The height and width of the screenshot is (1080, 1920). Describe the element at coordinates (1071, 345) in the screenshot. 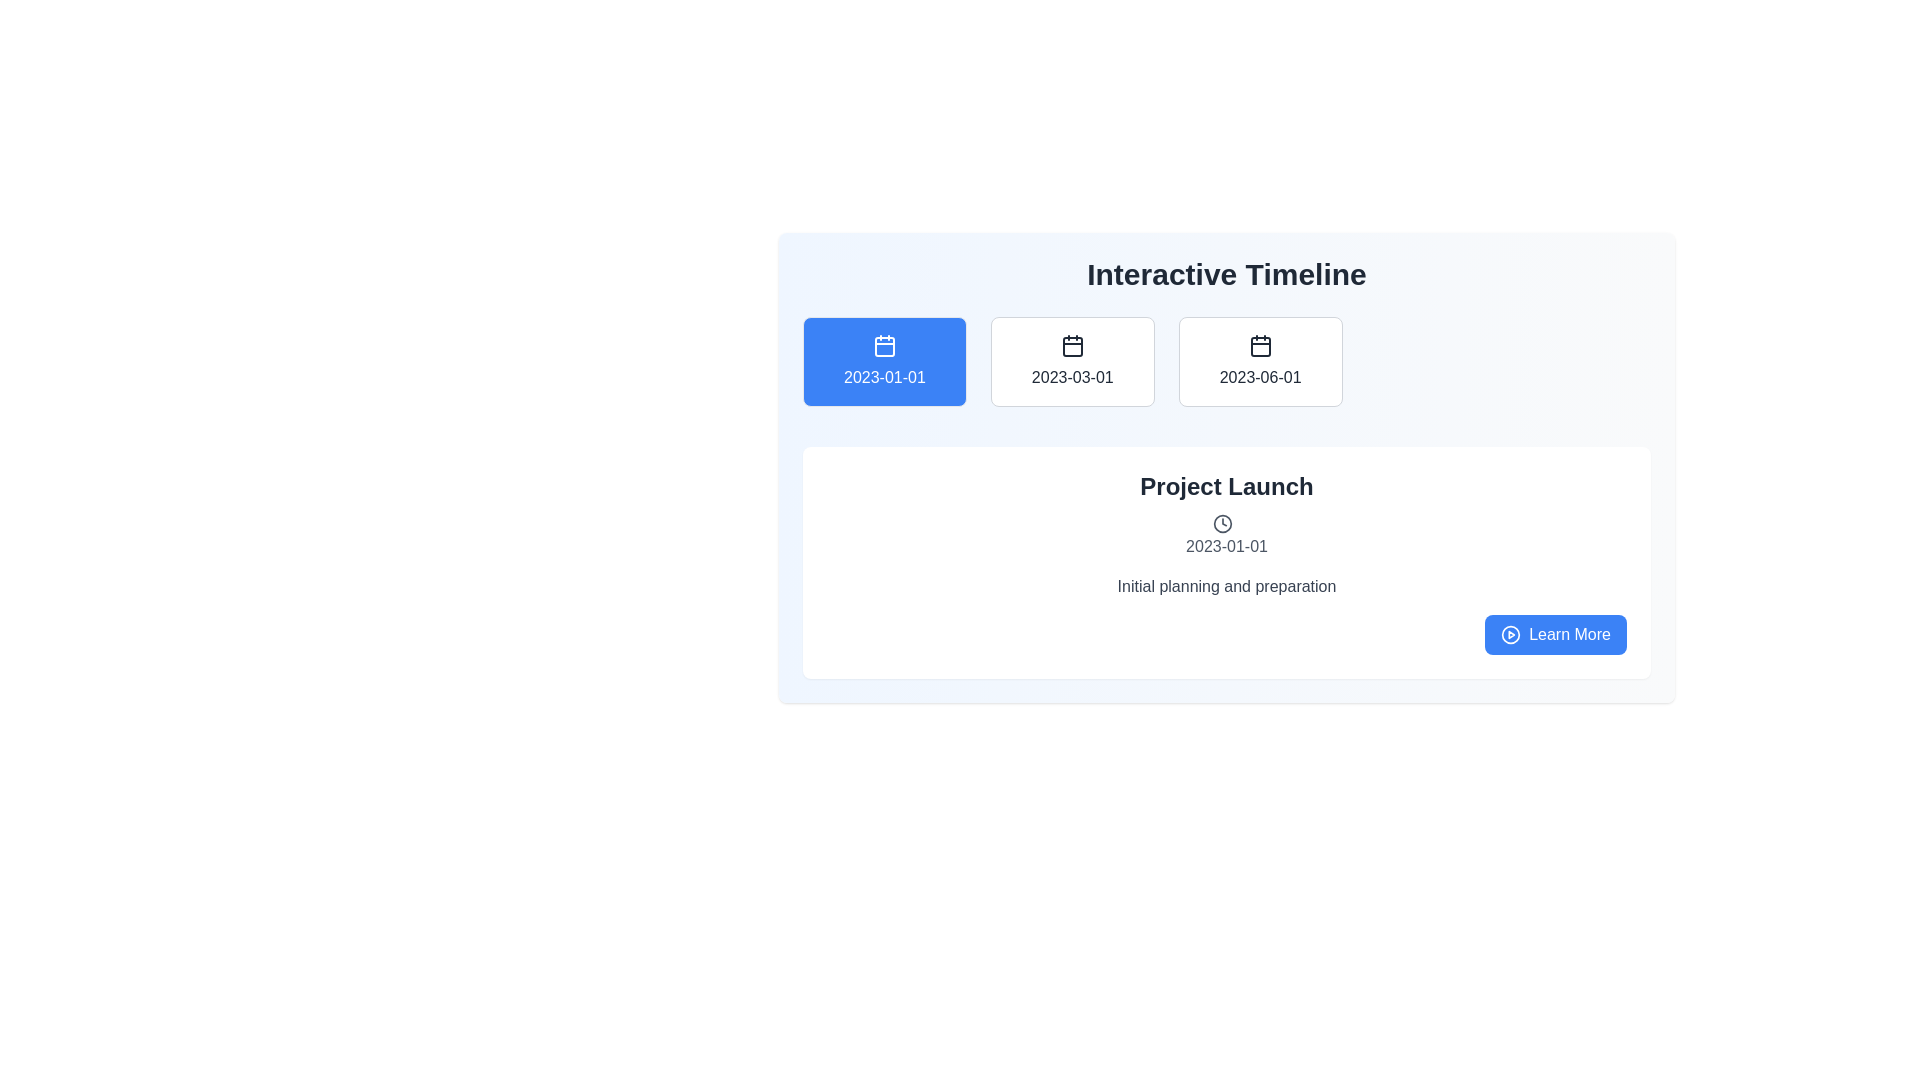

I see `the calendar icon representing the date '2023-03-01', which is the second icon in a row of three similar date-based items near the top center of the interface` at that location.